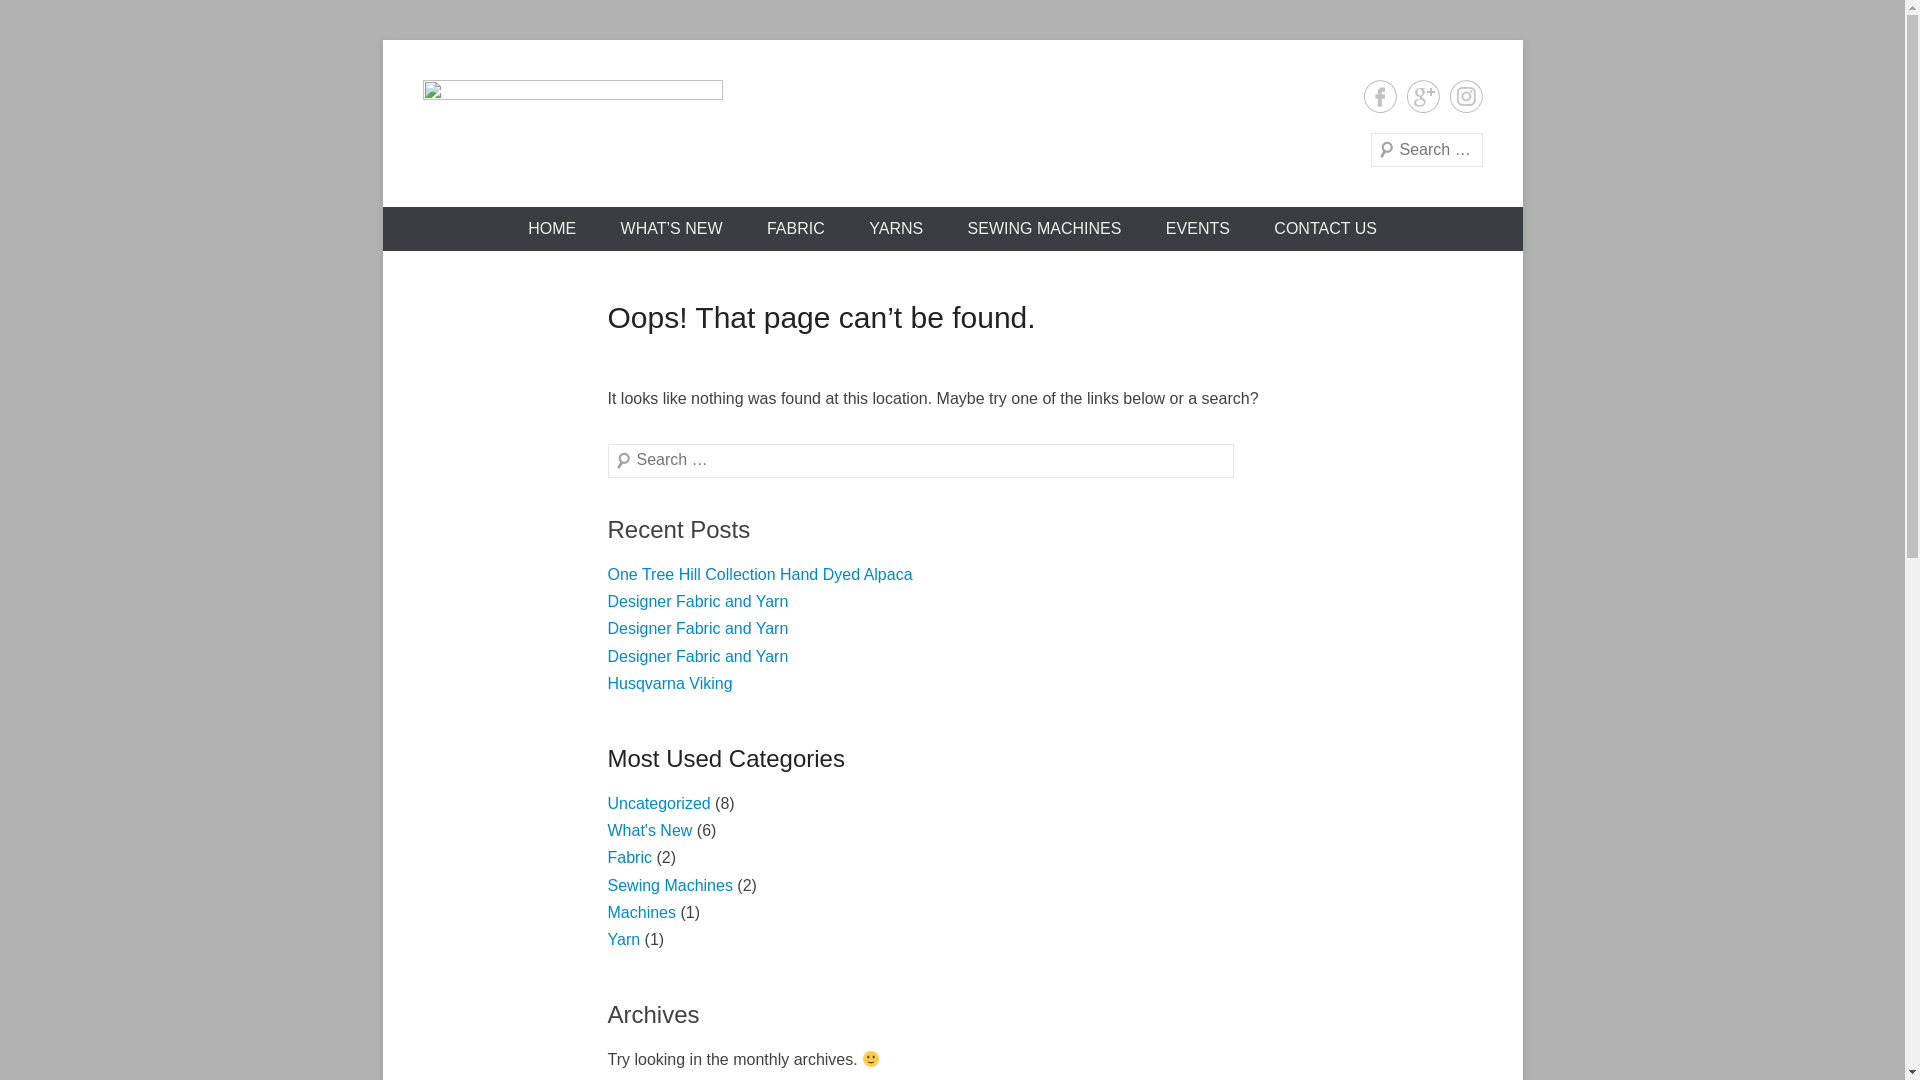  I want to click on 'YARNS', so click(895, 227).